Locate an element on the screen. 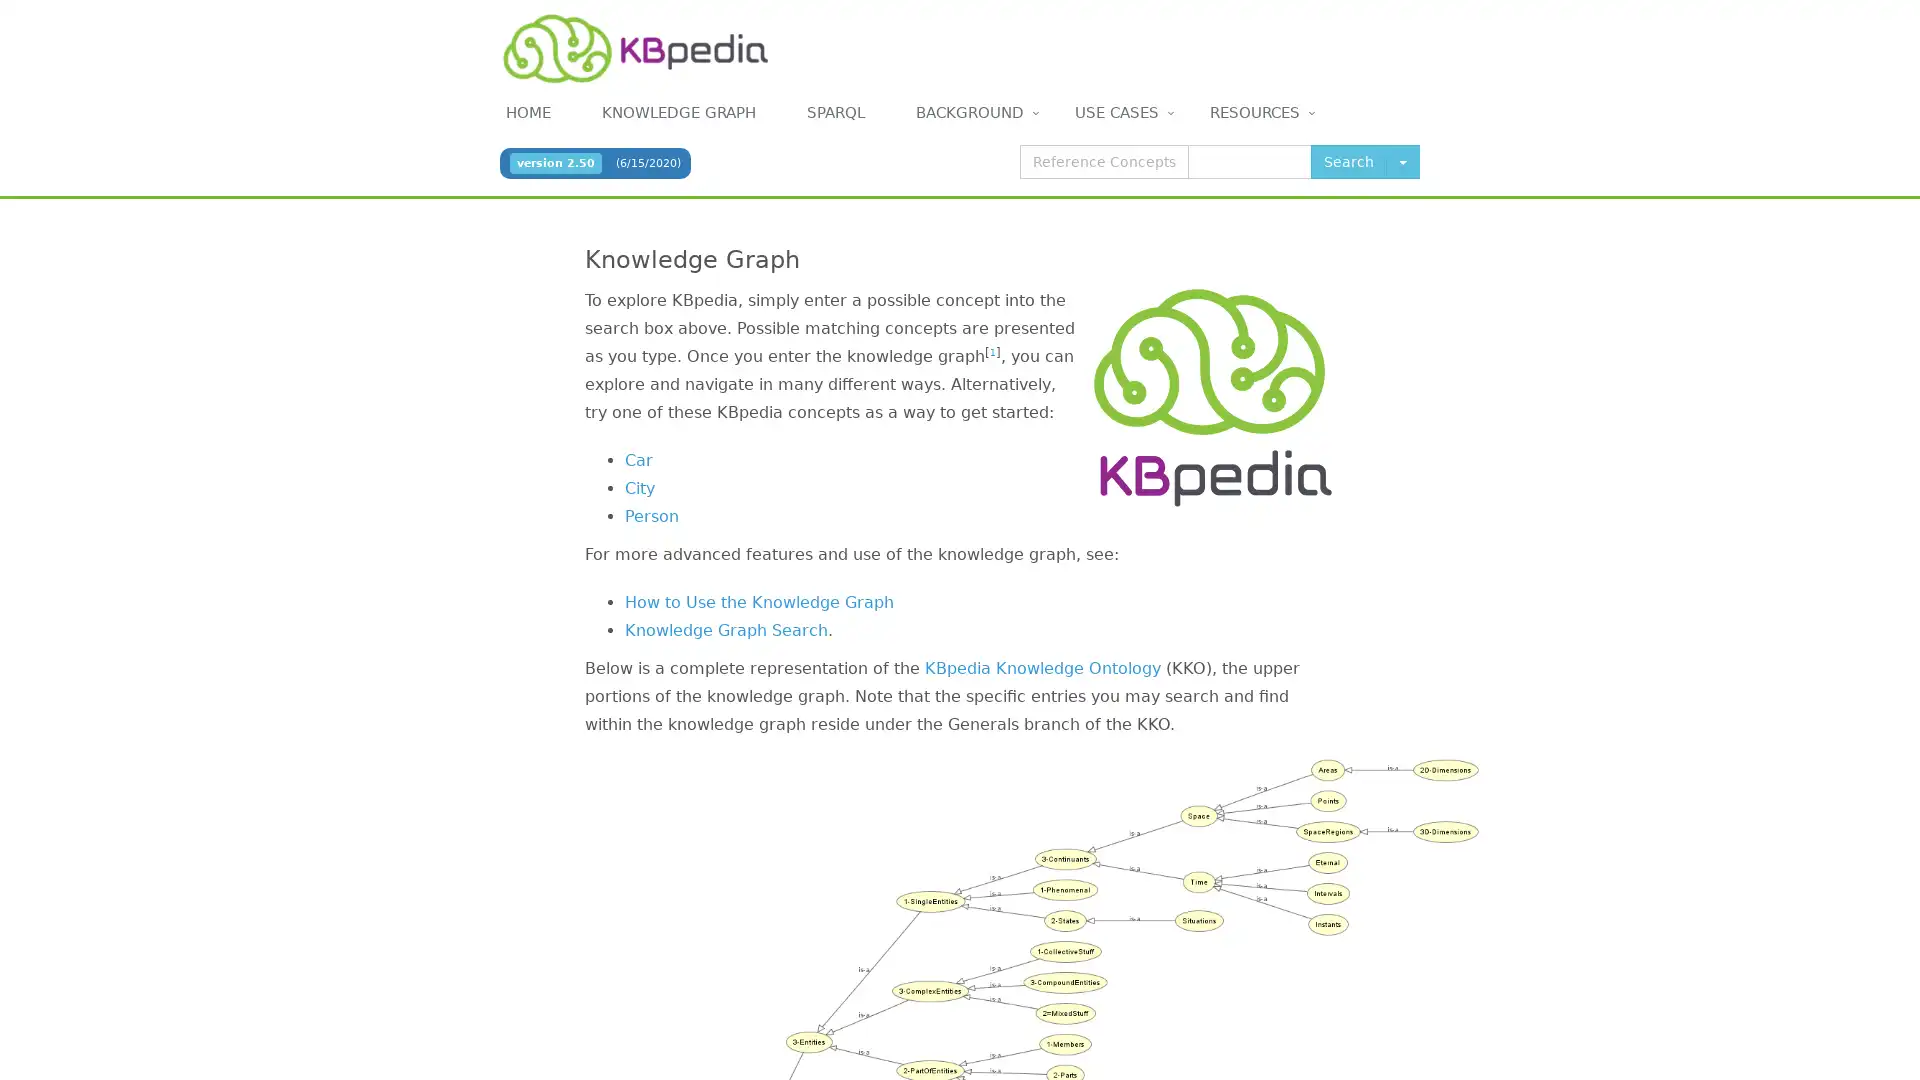 The image size is (1920, 1080). Search is located at coordinates (1348, 161).